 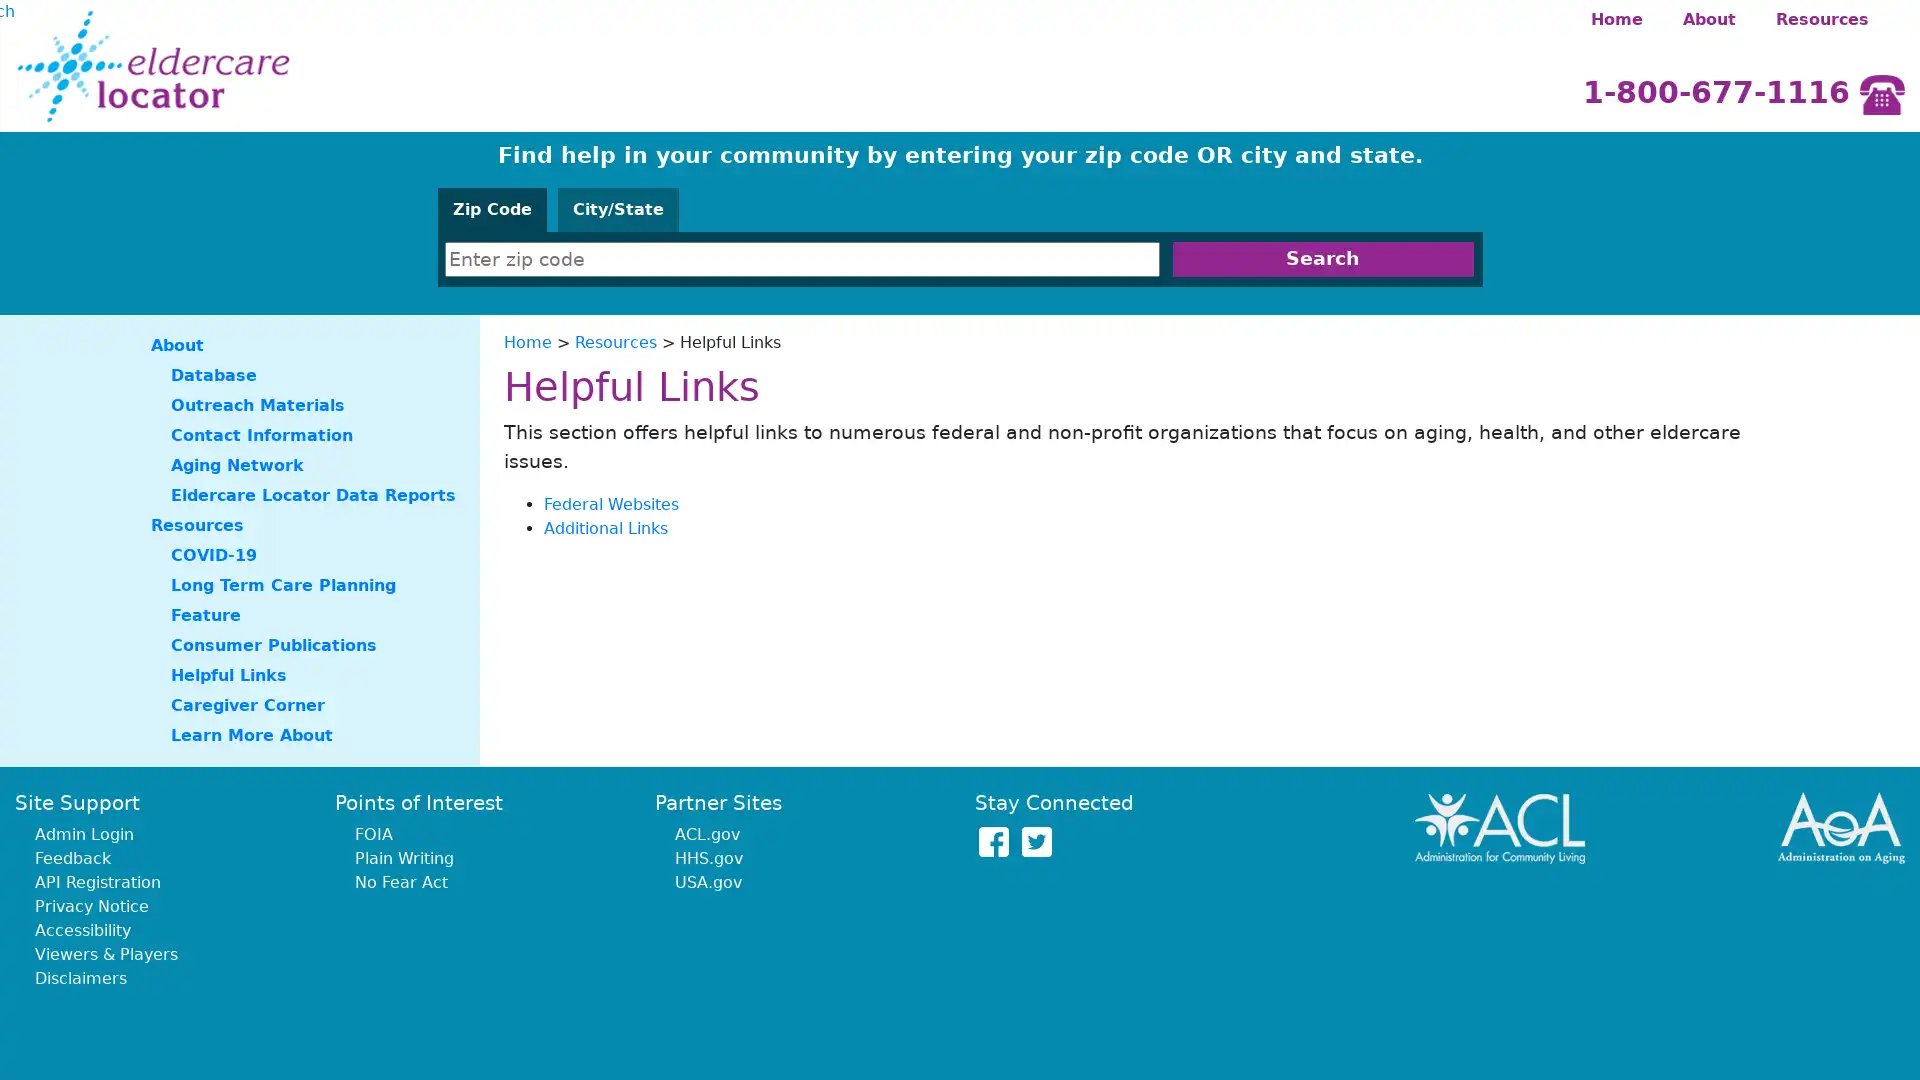 What do you see at coordinates (1322, 258) in the screenshot?
I see `Search` at bounding box center [1322, 258].